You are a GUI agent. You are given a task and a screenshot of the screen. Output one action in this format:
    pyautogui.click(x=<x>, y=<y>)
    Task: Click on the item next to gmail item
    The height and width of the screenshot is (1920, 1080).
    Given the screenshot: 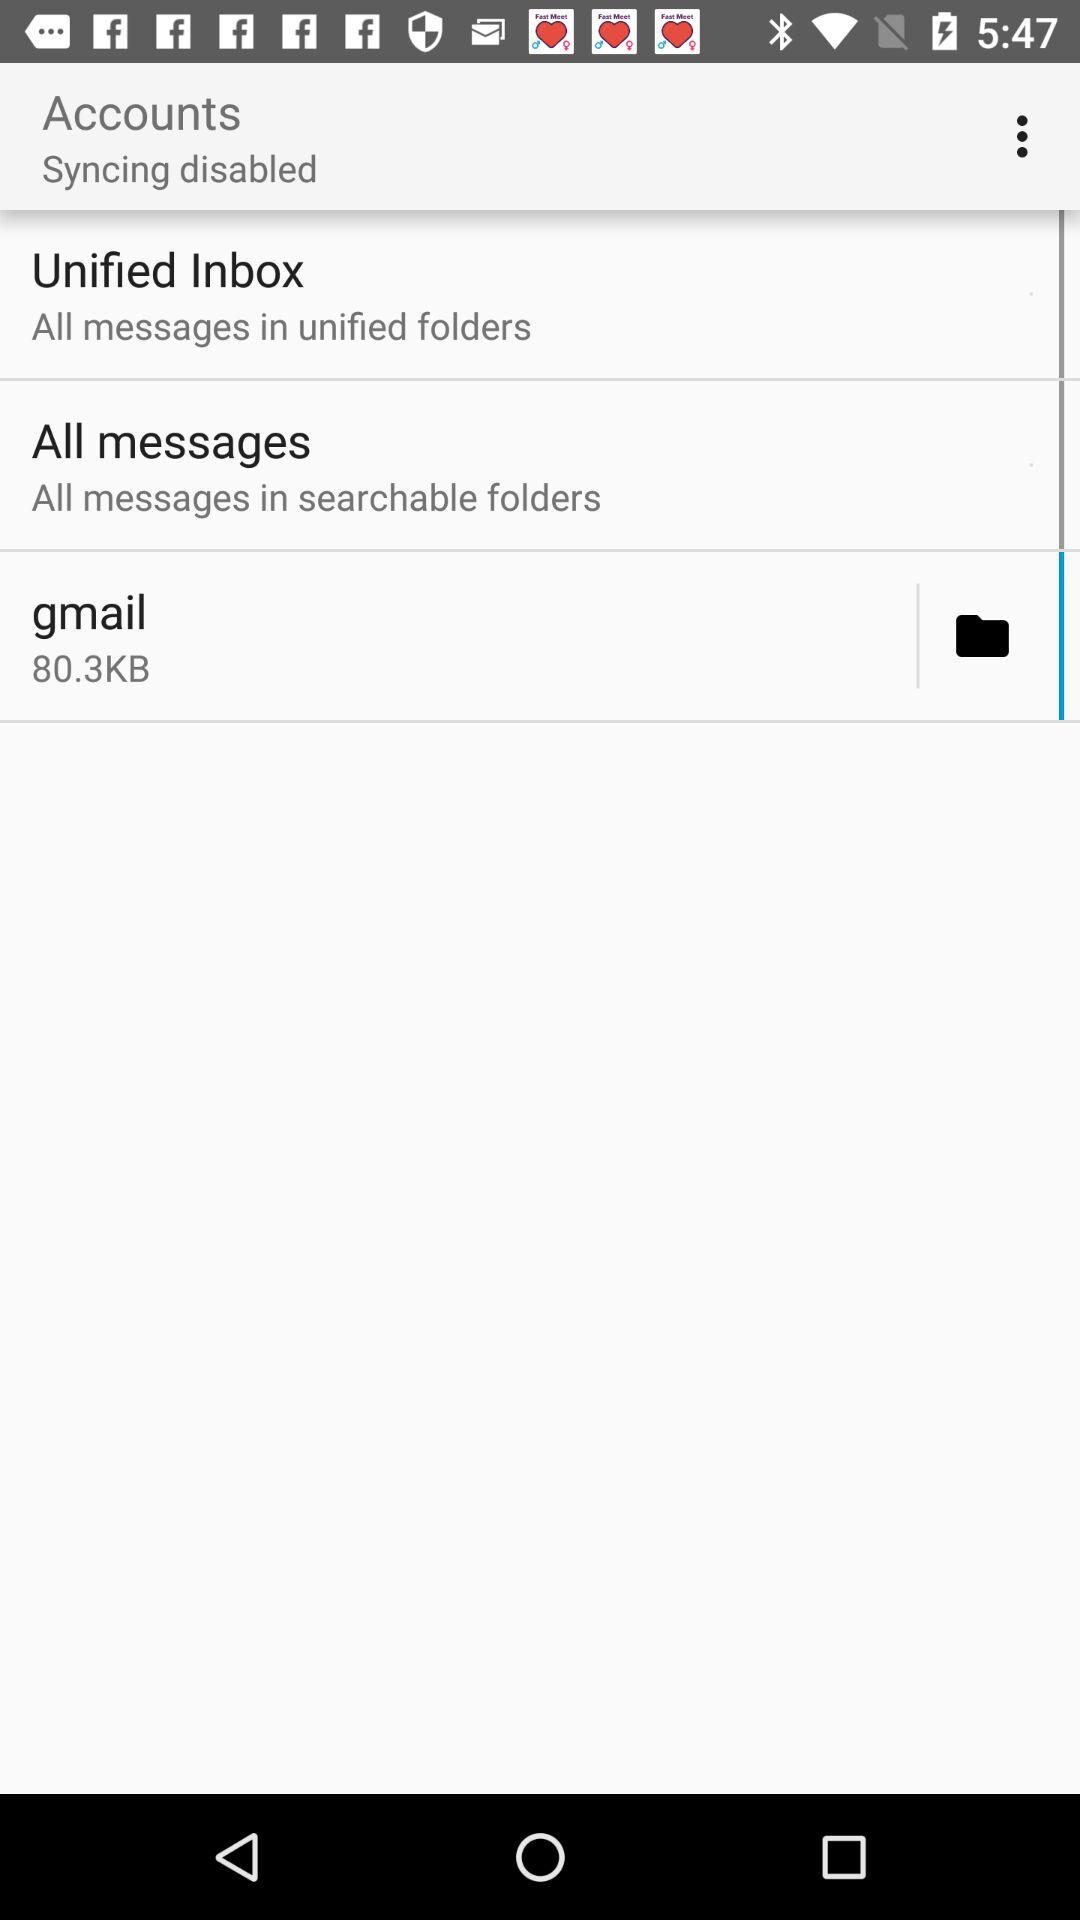 What is the action you would take?
    pyautogui.click(x=918, y=635)
    